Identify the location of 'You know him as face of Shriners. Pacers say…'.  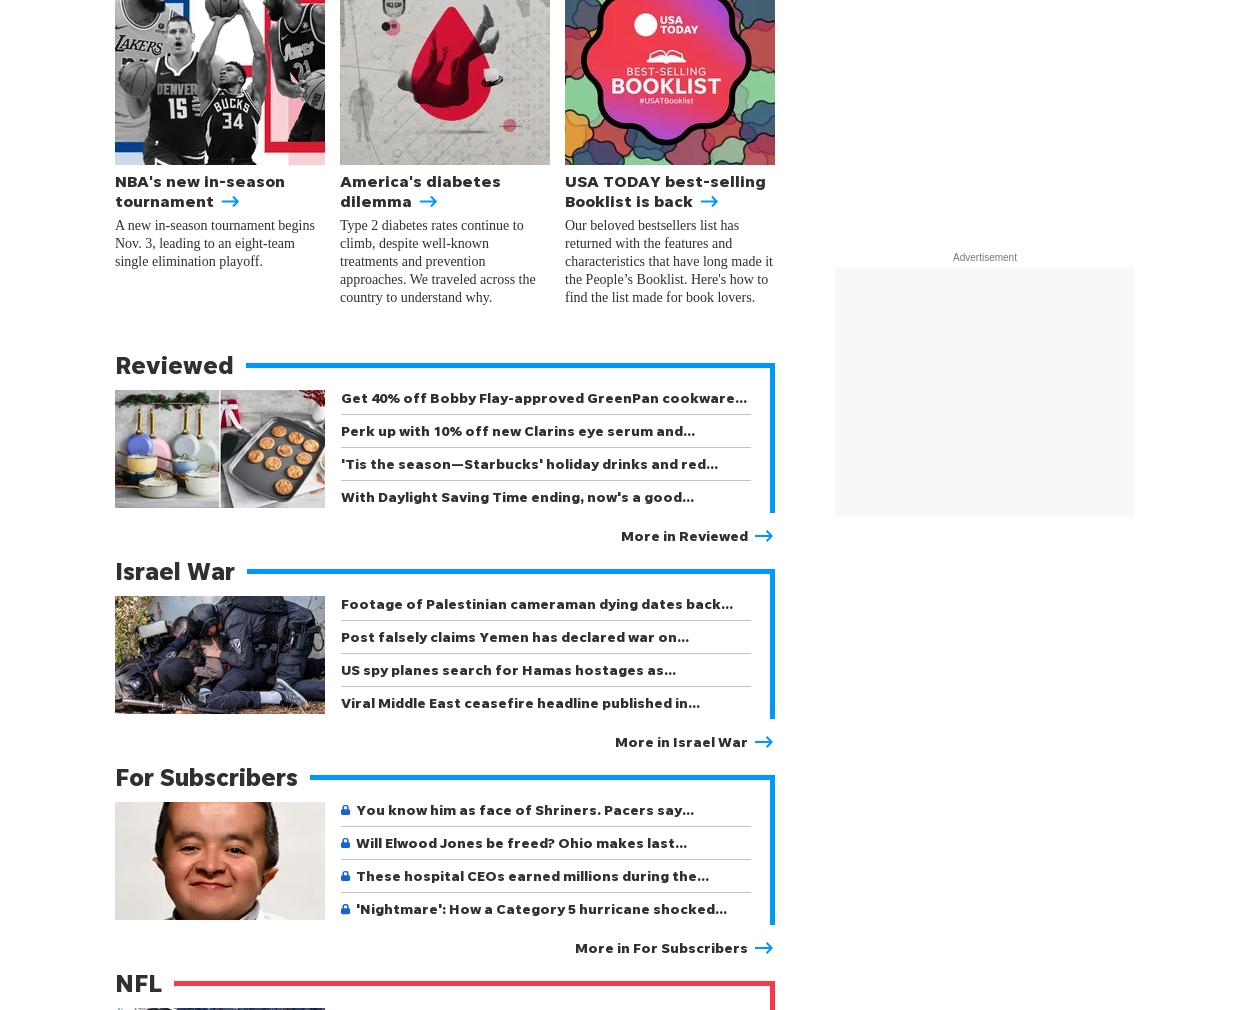
(525, 809).